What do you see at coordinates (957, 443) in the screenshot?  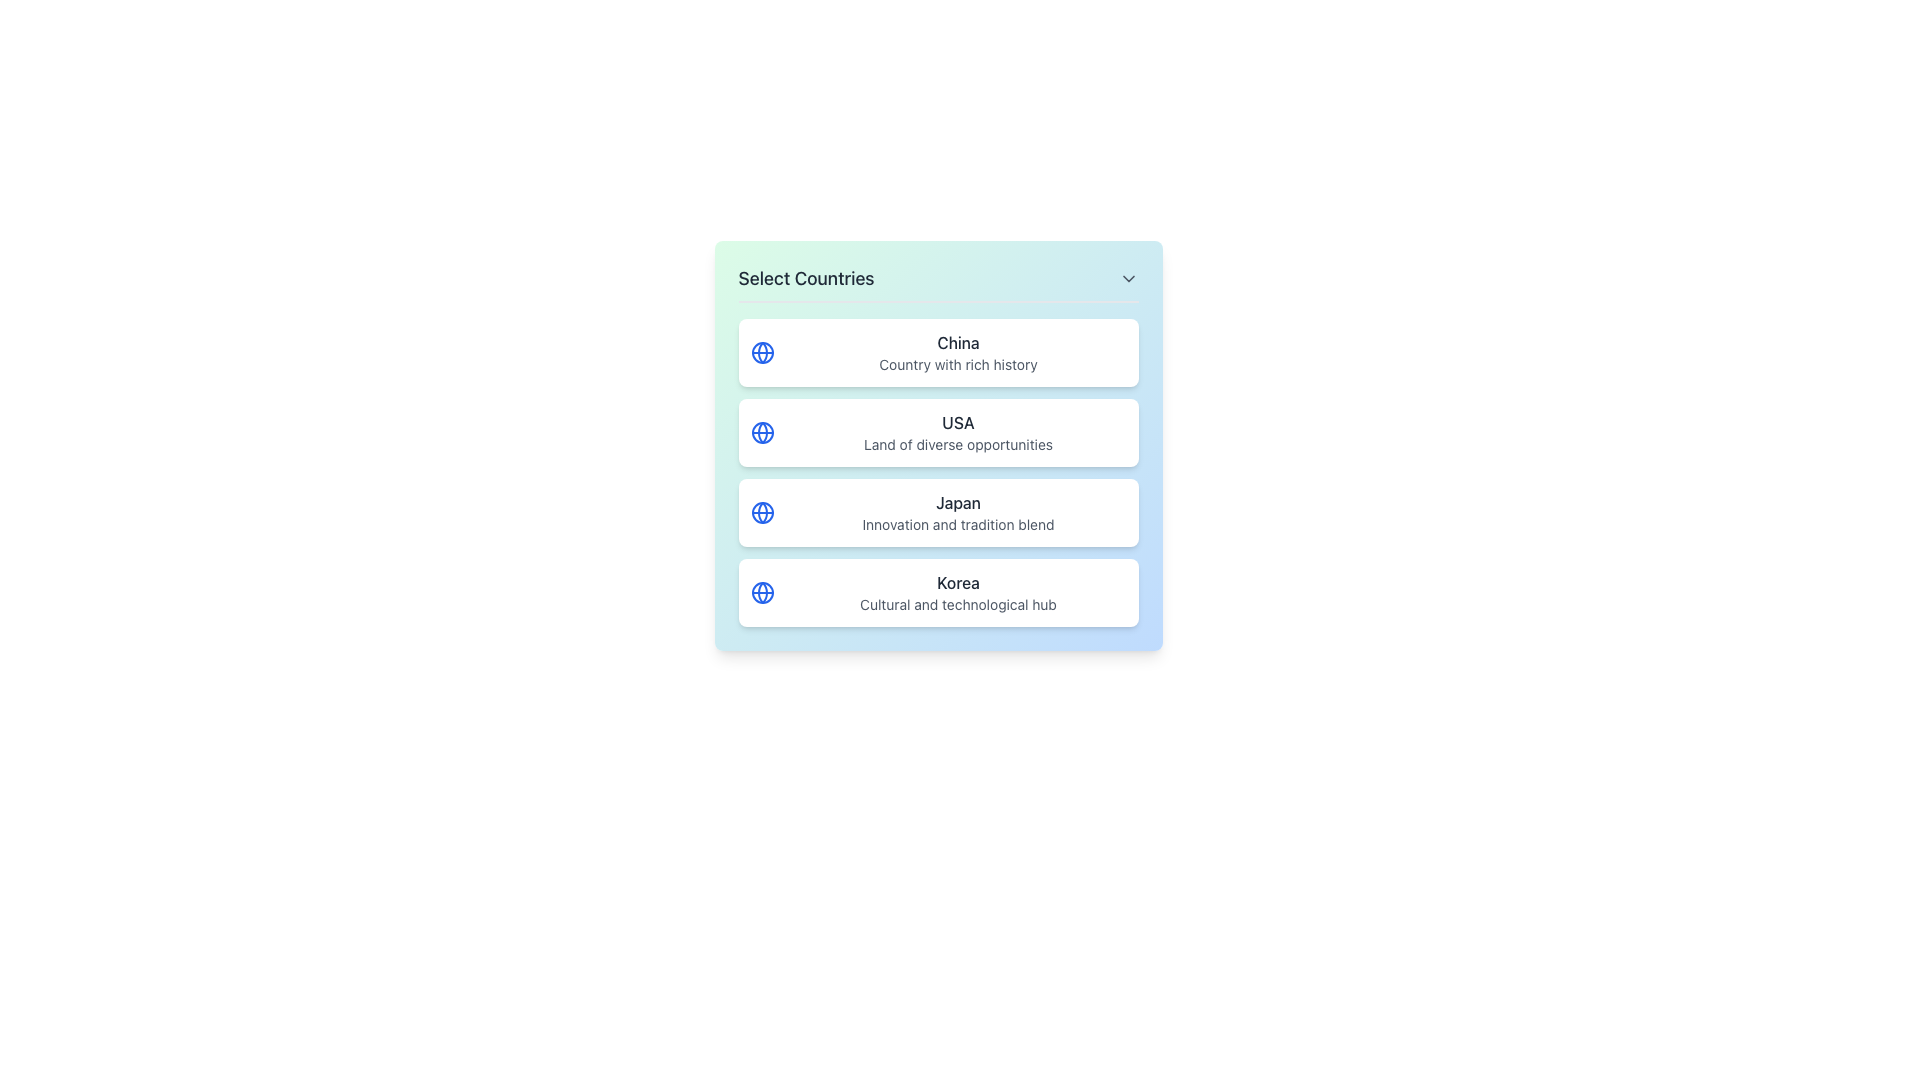 I see `the text label providing additional descriptive information about the country USA, located below the bold title 'USA' in the country list` at bounding box center [957, 443].